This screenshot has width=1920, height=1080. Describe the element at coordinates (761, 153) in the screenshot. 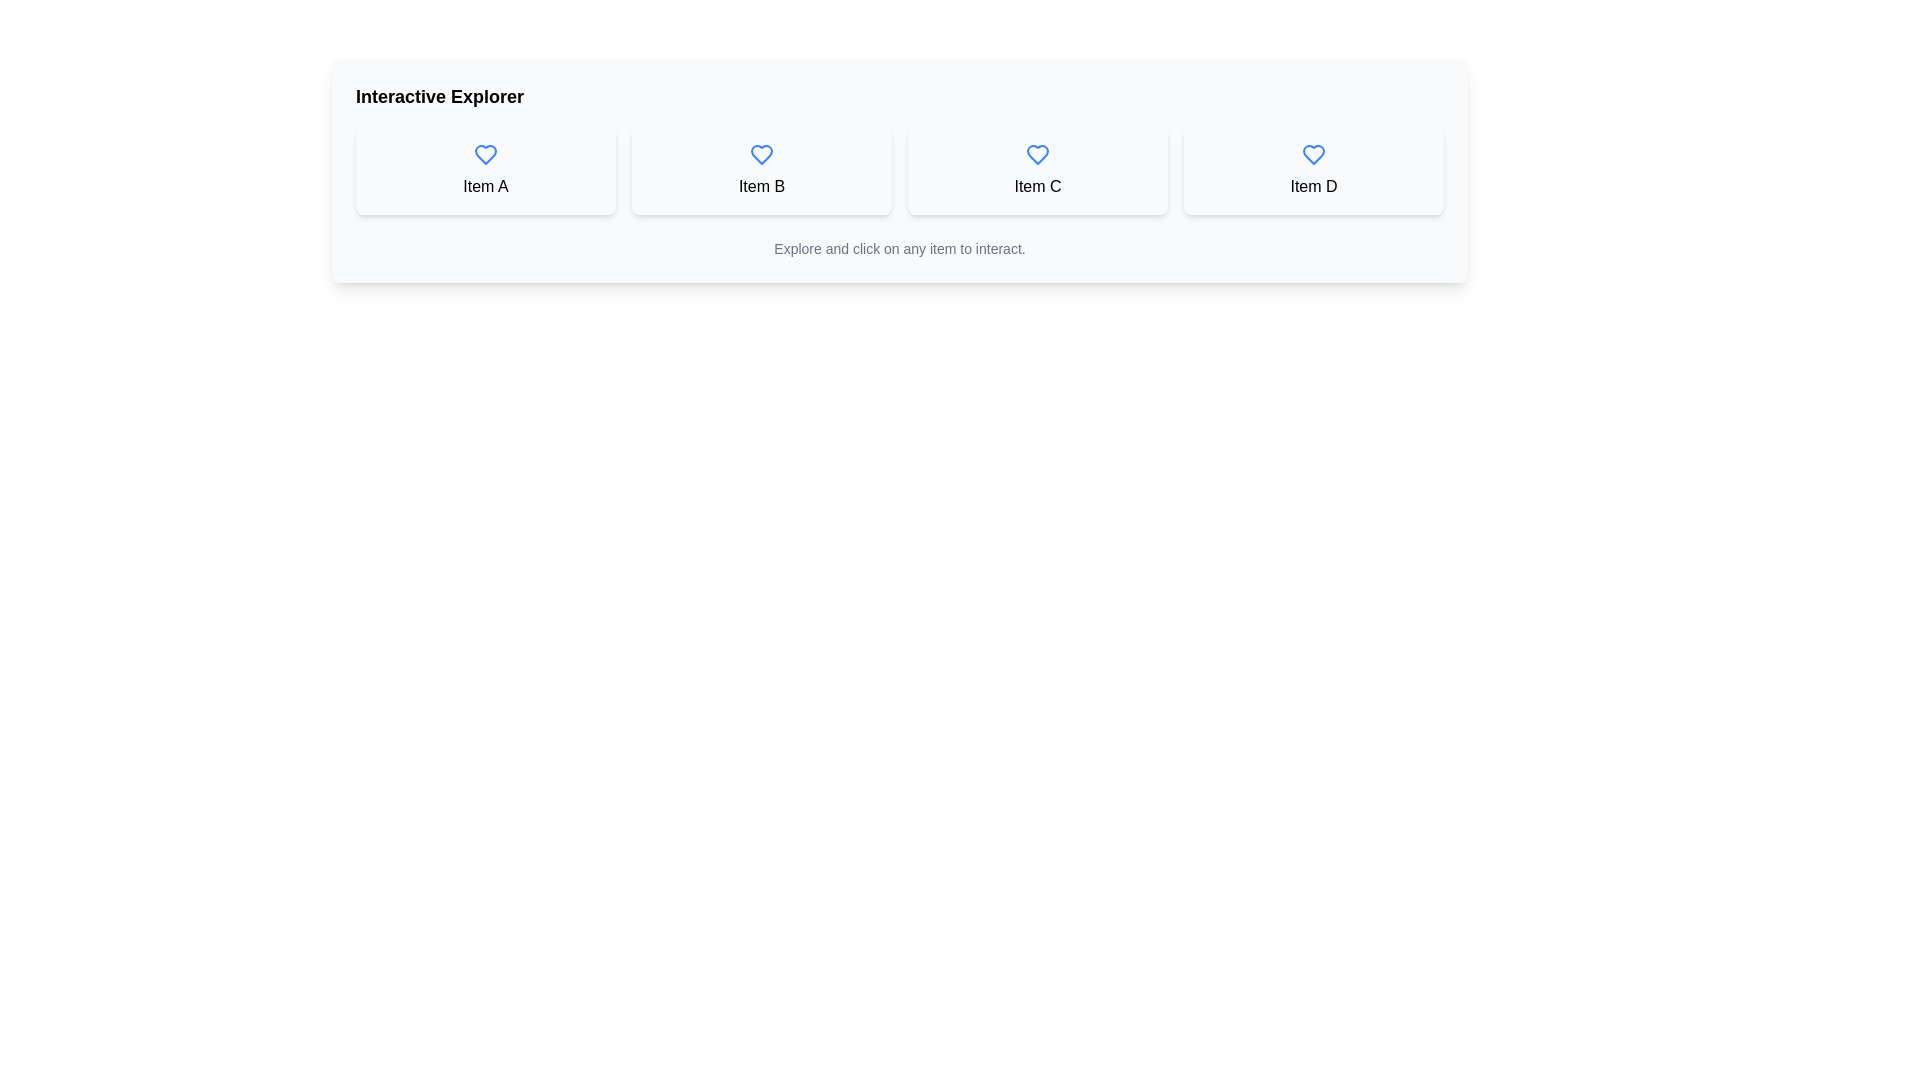

I see `the heart icon within the blue-shaded outline on the card labeled 'Item B', which is the second card from the left` at that location.